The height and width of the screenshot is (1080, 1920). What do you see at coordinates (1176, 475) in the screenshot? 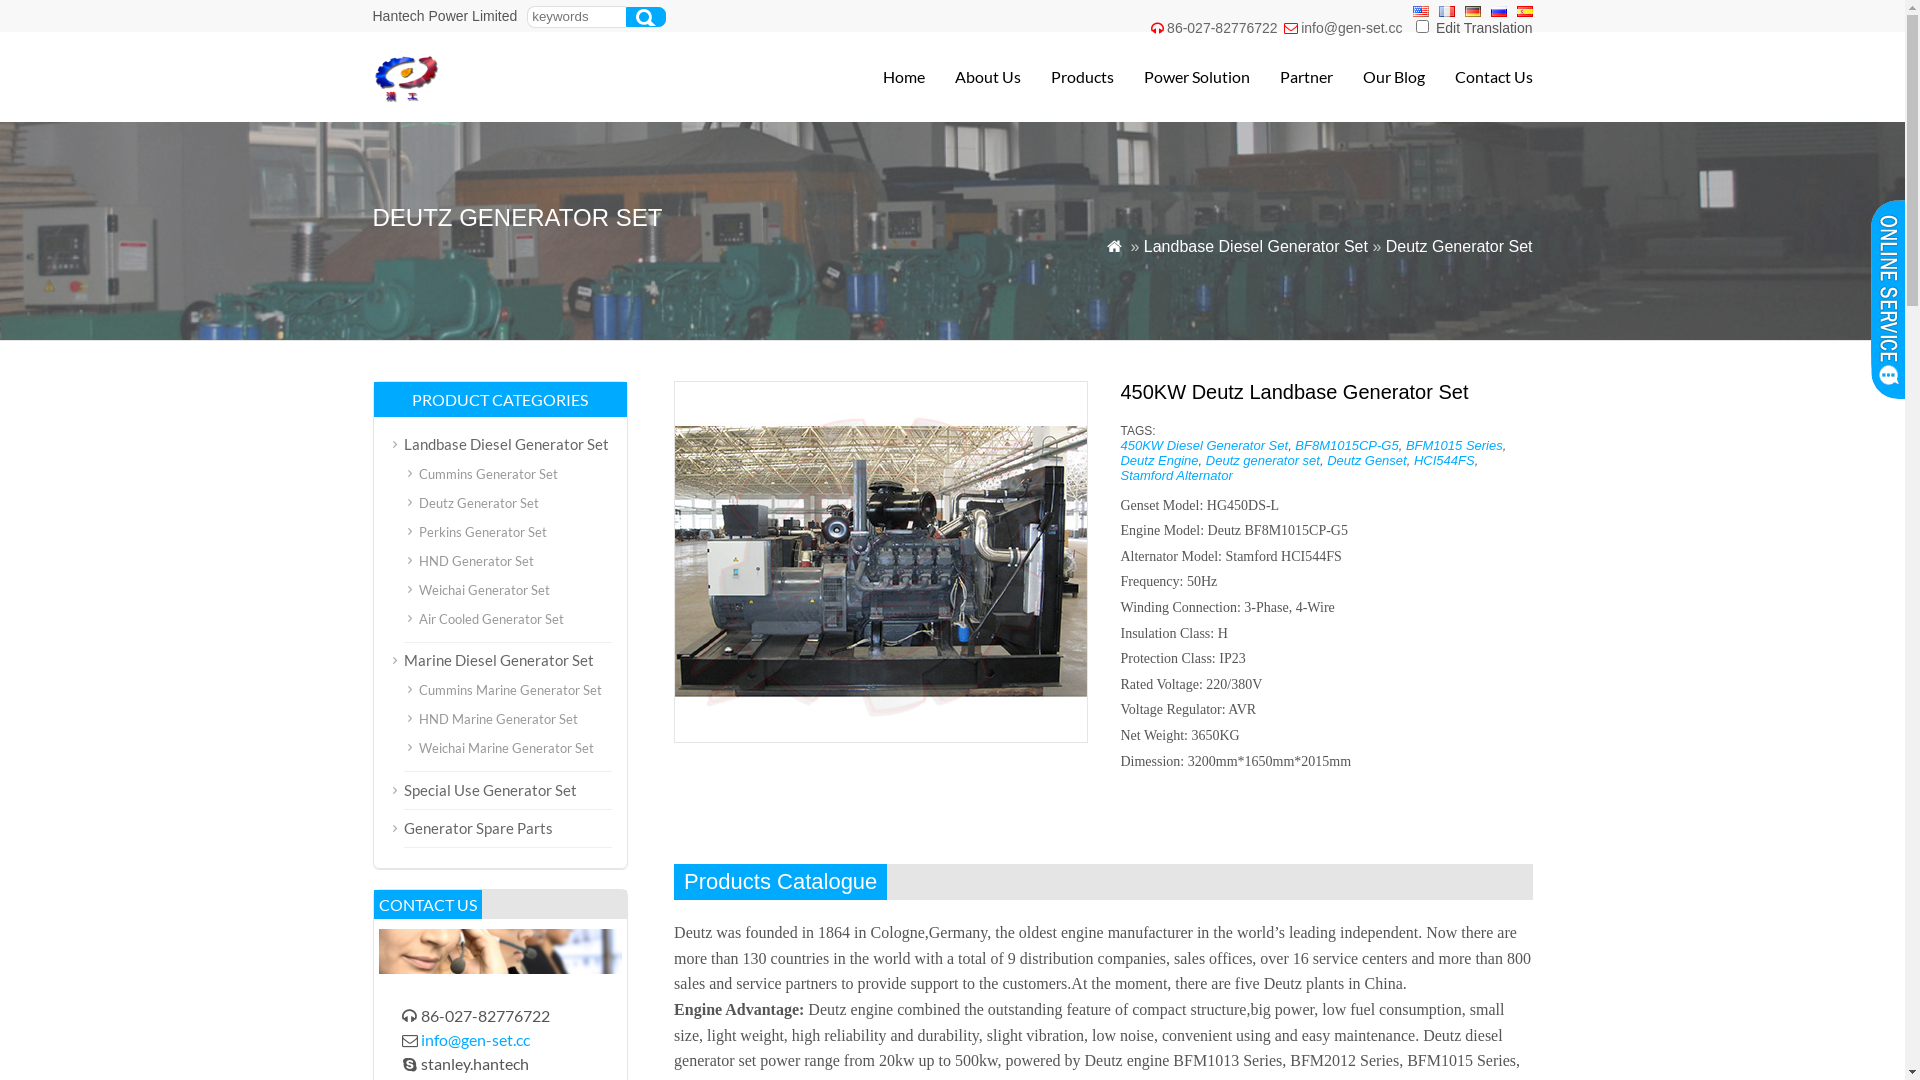
I see `'Stamford Alternator'` at bounding box center [1176, 475].